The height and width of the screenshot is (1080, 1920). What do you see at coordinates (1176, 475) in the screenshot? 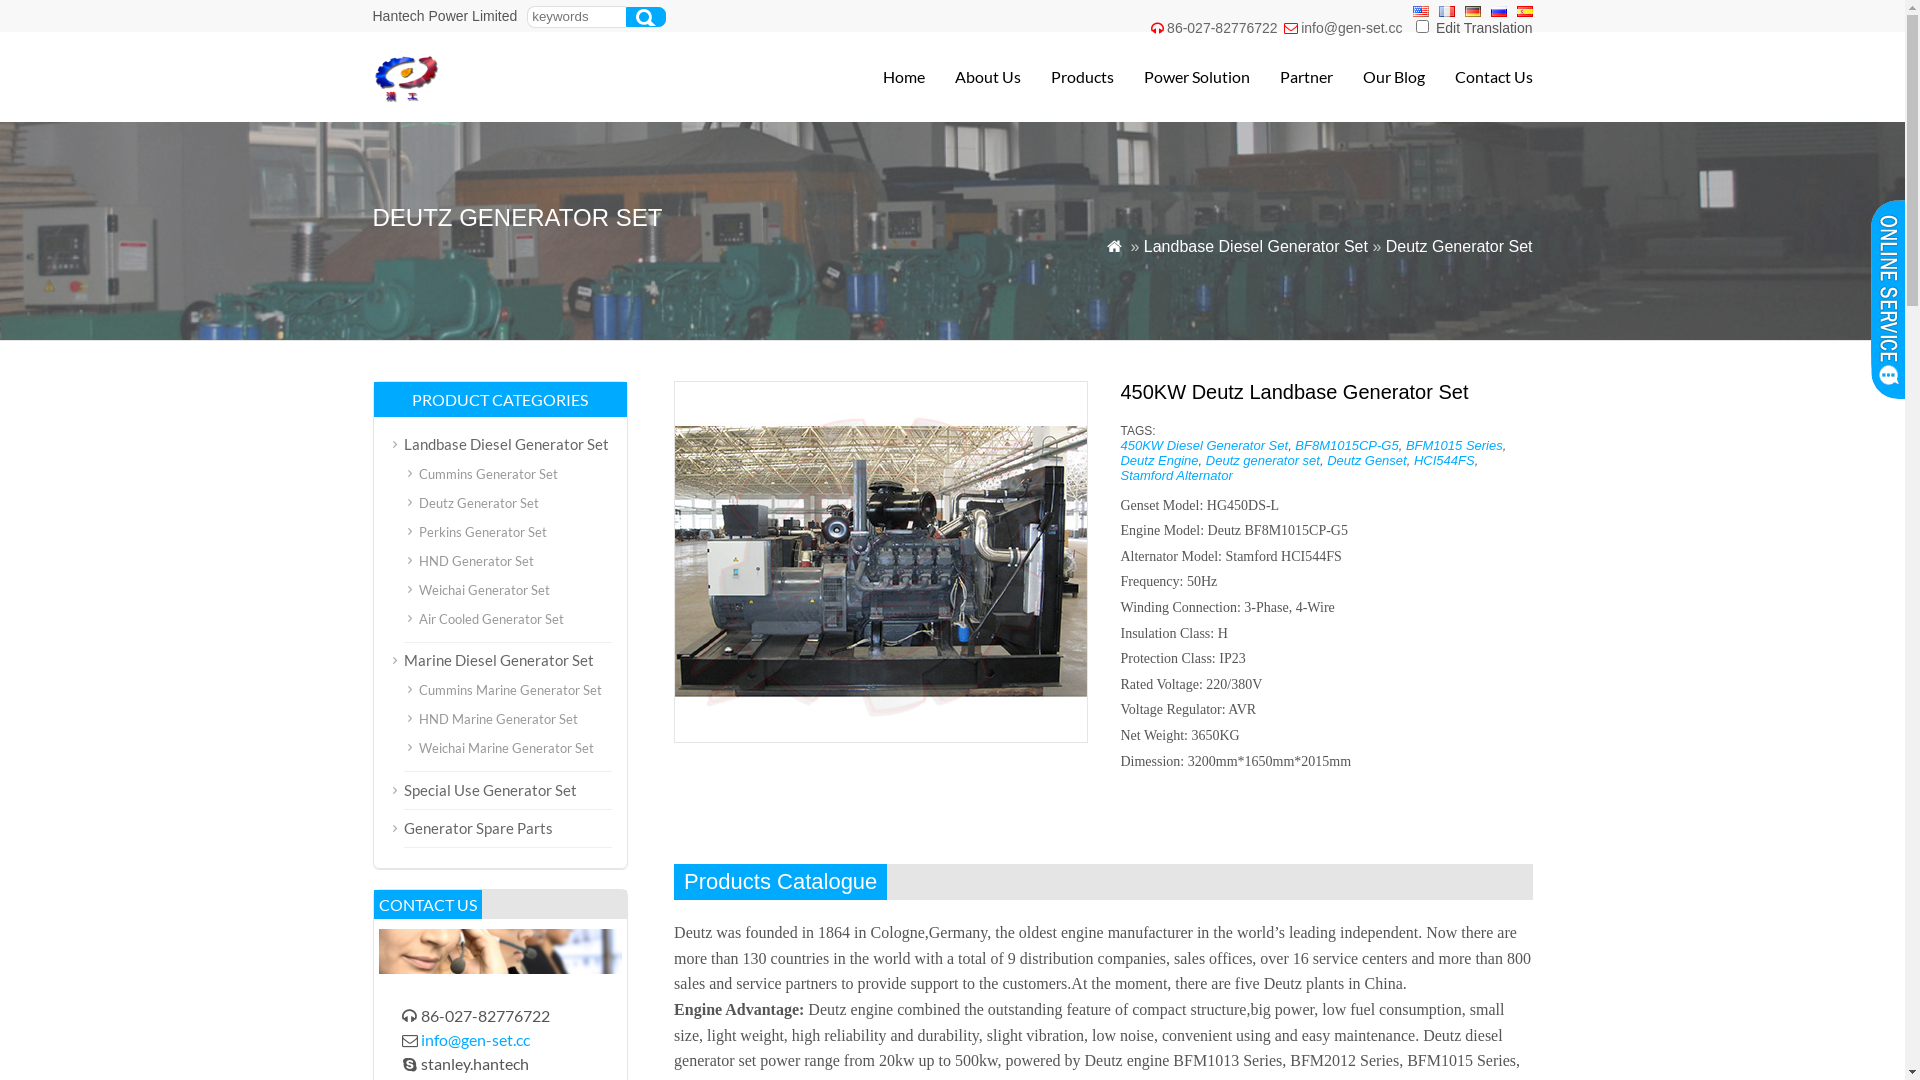
I see `'Stamford Alternator'` at bounding box center [1176, 475].